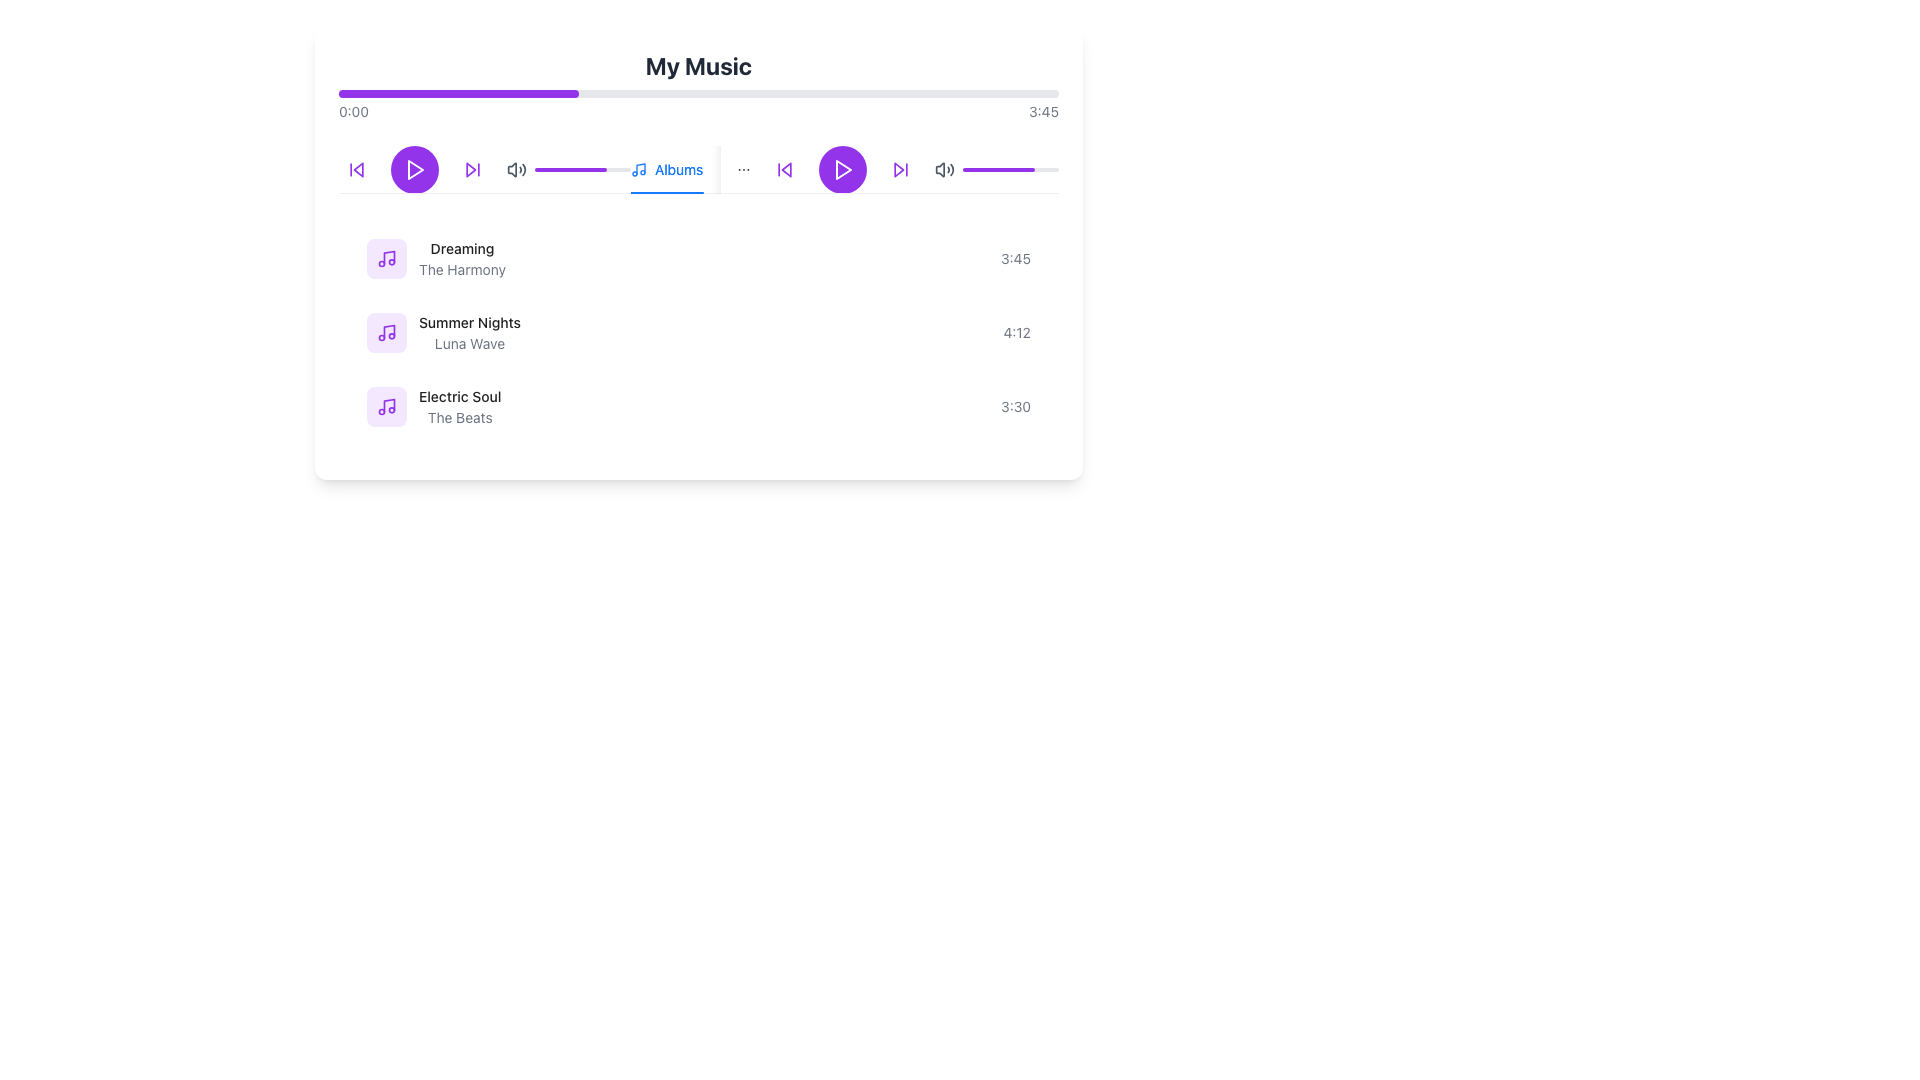 The height and width of the screenshot is (1080, 1920). What do you see at coordinates (459, 416) in the screenshot?
I see `the text label providing supplementary information for the song 'Electric Soul'` at bounding box center [459, 416].